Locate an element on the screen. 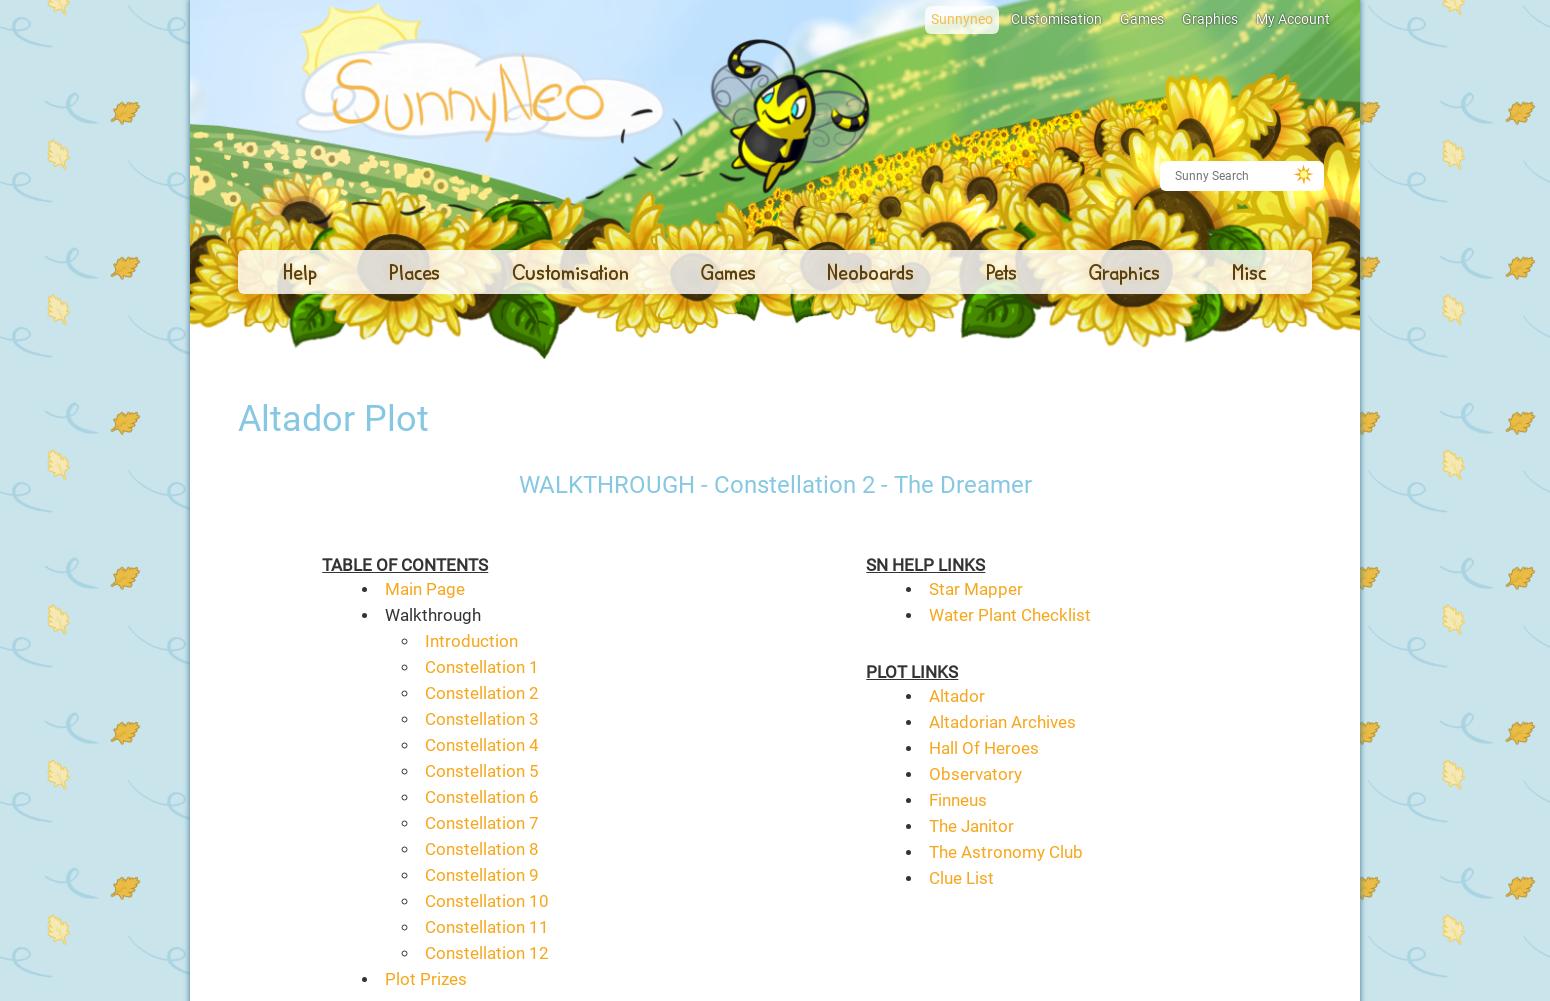 This screenshot has width=1550, height=1001. 'Constellation 1' is located at coordinates (479, 666).